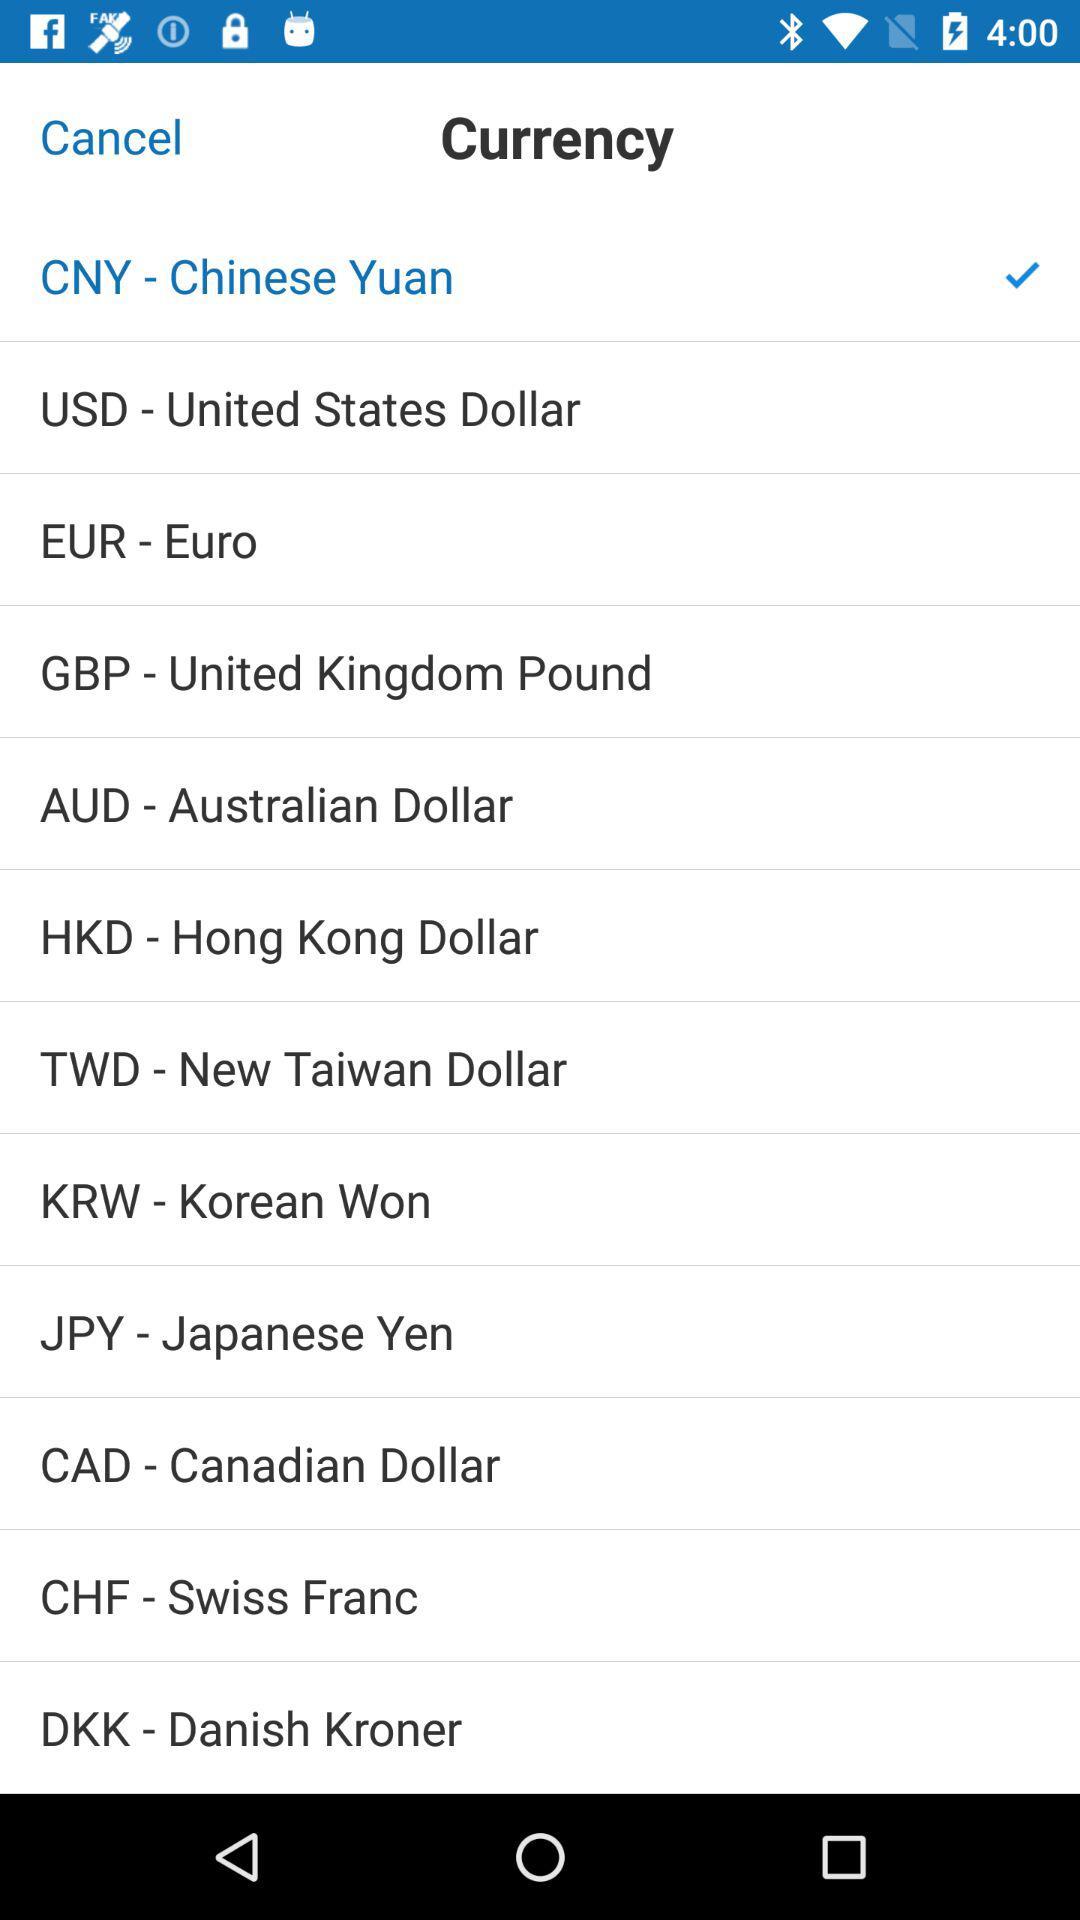 The width and height of the screenshot is (1080, 1920). Describe the element at coordinates (540, 671) in the screenshot. I see `the icon below eur - euro` at that location.